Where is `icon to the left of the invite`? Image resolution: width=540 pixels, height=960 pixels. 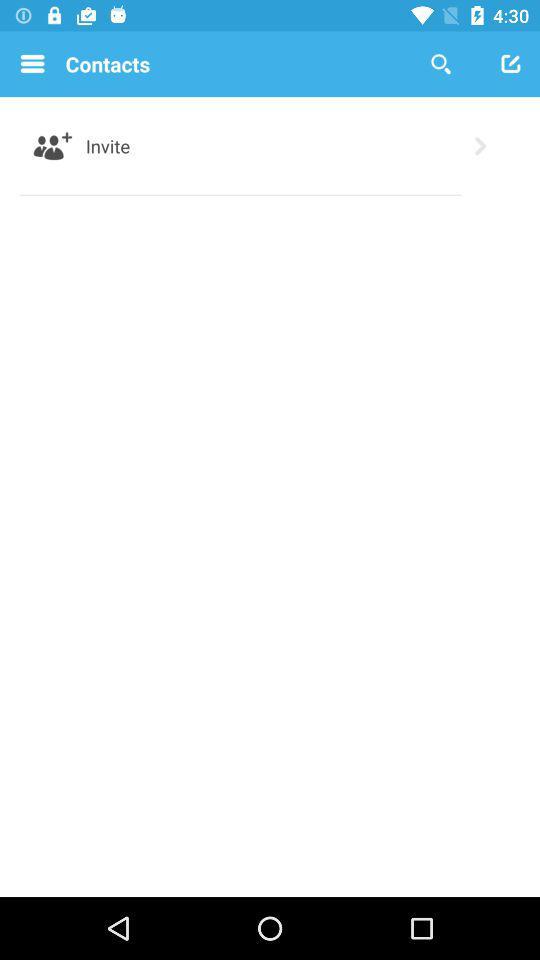
icon to the left of the invite is located at coordinates (53, 145).